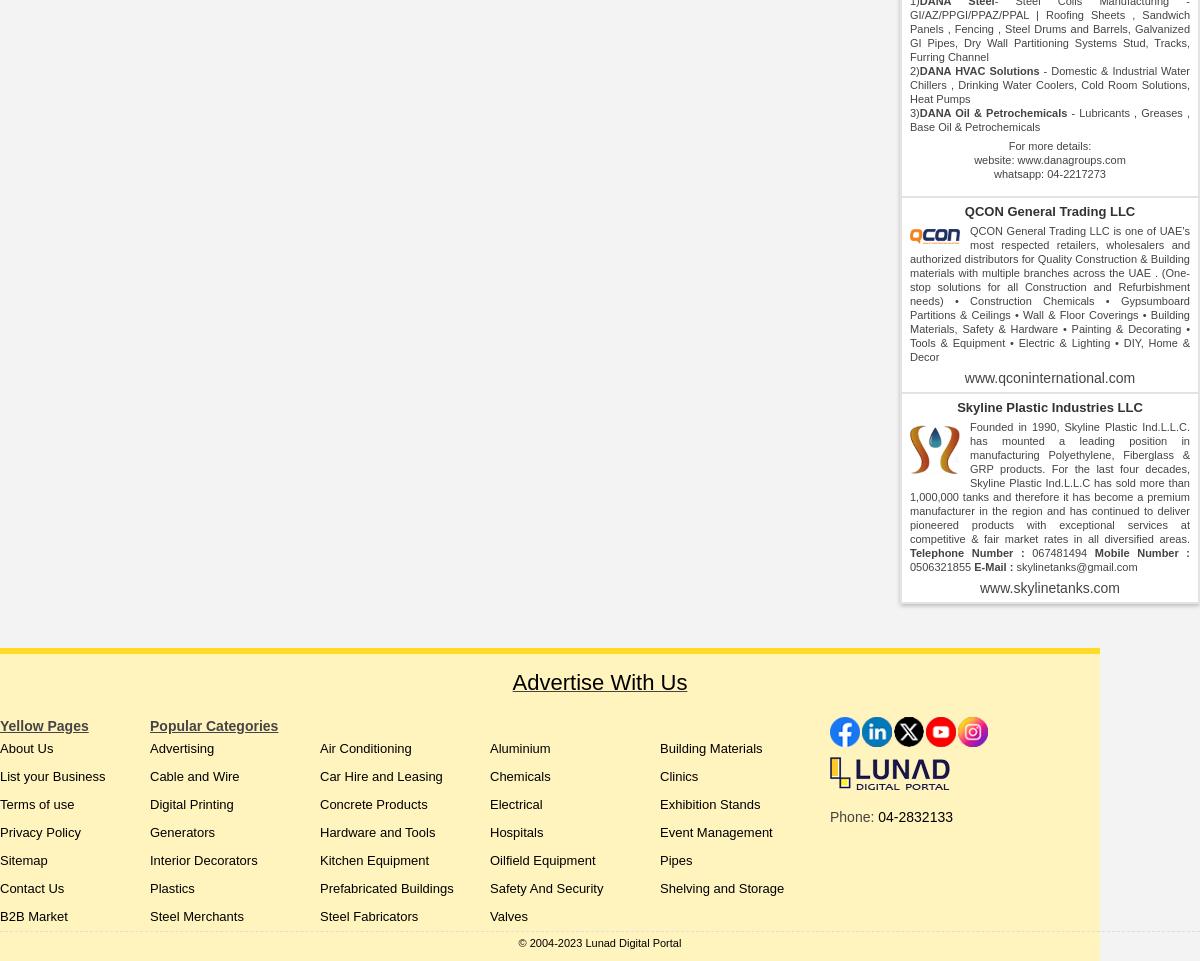  Describe the element at coordinates (33, 916) in the screenshot. I see `'B2B Market'` at that location.